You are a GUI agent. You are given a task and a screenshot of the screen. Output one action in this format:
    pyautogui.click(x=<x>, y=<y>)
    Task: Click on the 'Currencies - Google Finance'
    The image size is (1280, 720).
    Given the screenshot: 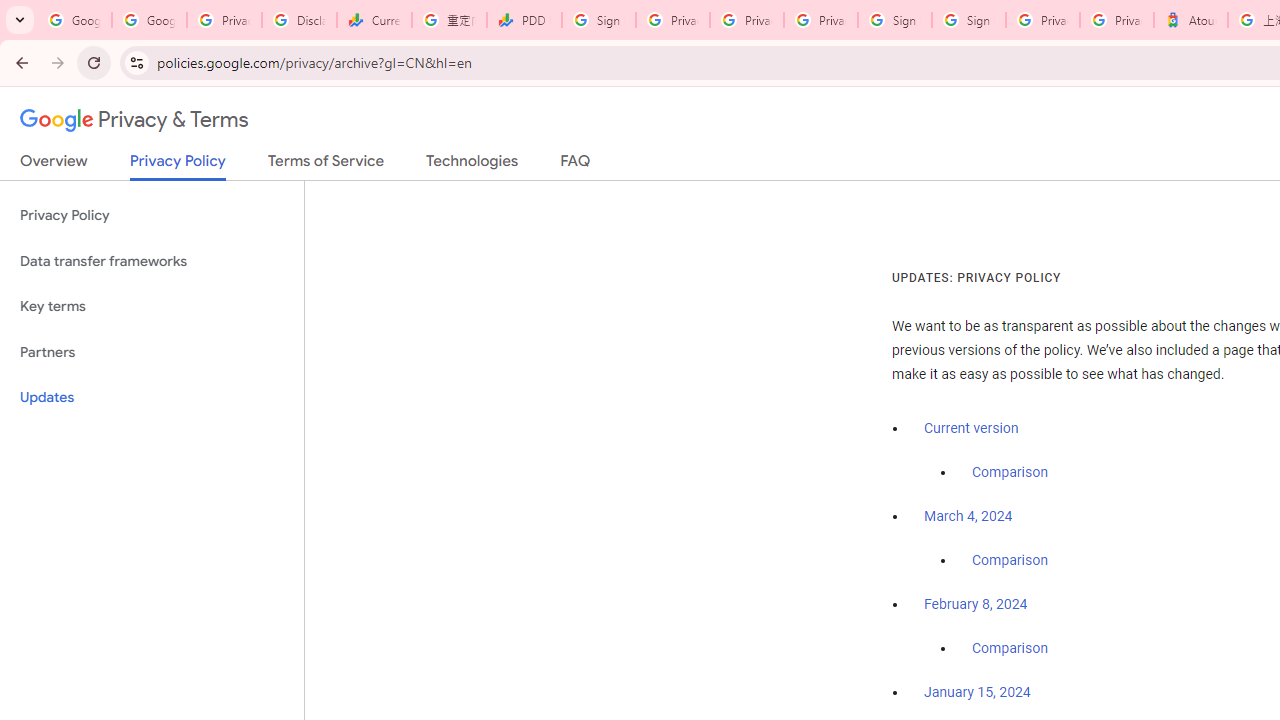 What is the action you would take?
    pyautogui.click(x=374, y=20)
    